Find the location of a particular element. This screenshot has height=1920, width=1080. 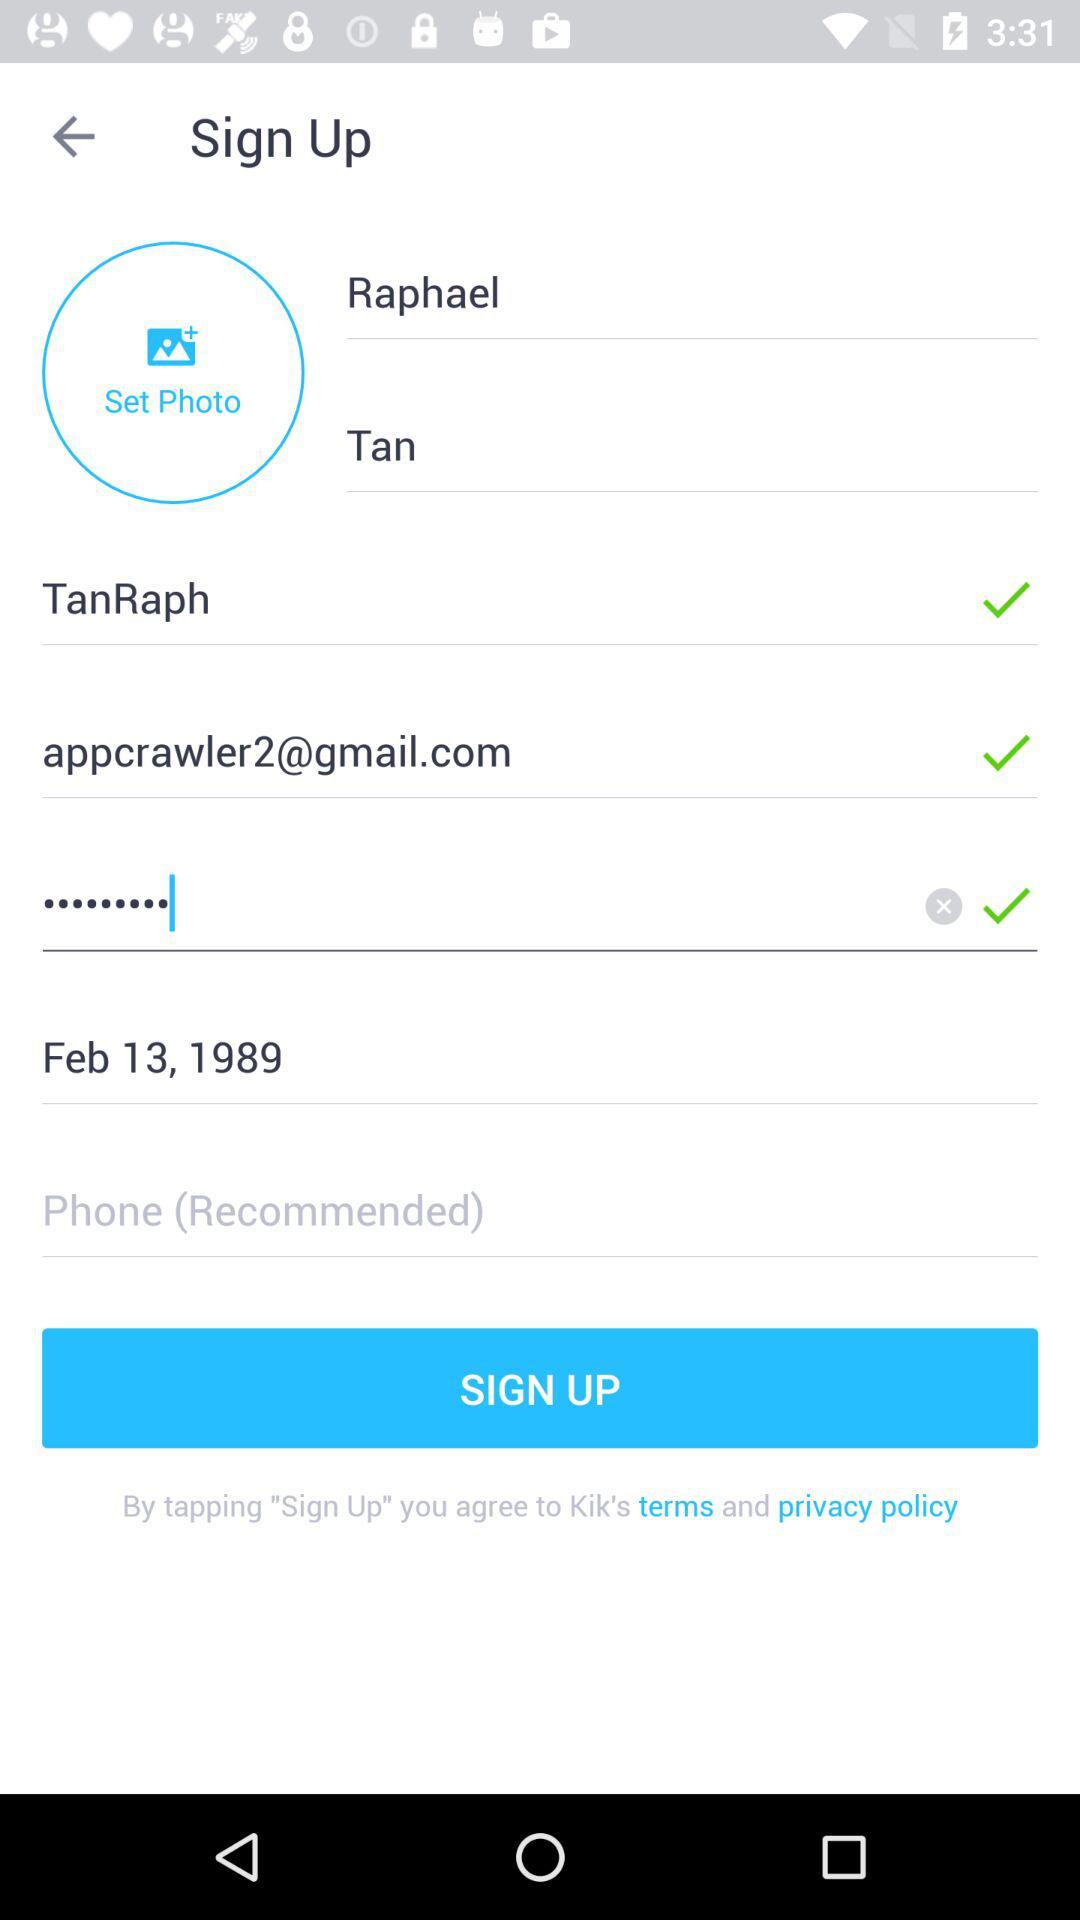

the crowd3116 item is located at coordinates (477, 901).